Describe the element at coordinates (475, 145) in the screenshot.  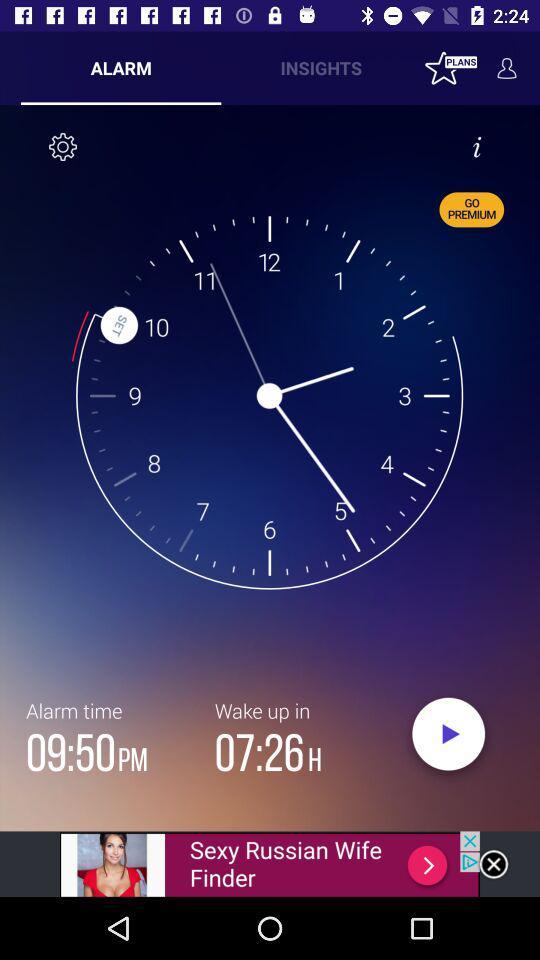
I see `info` at that location.